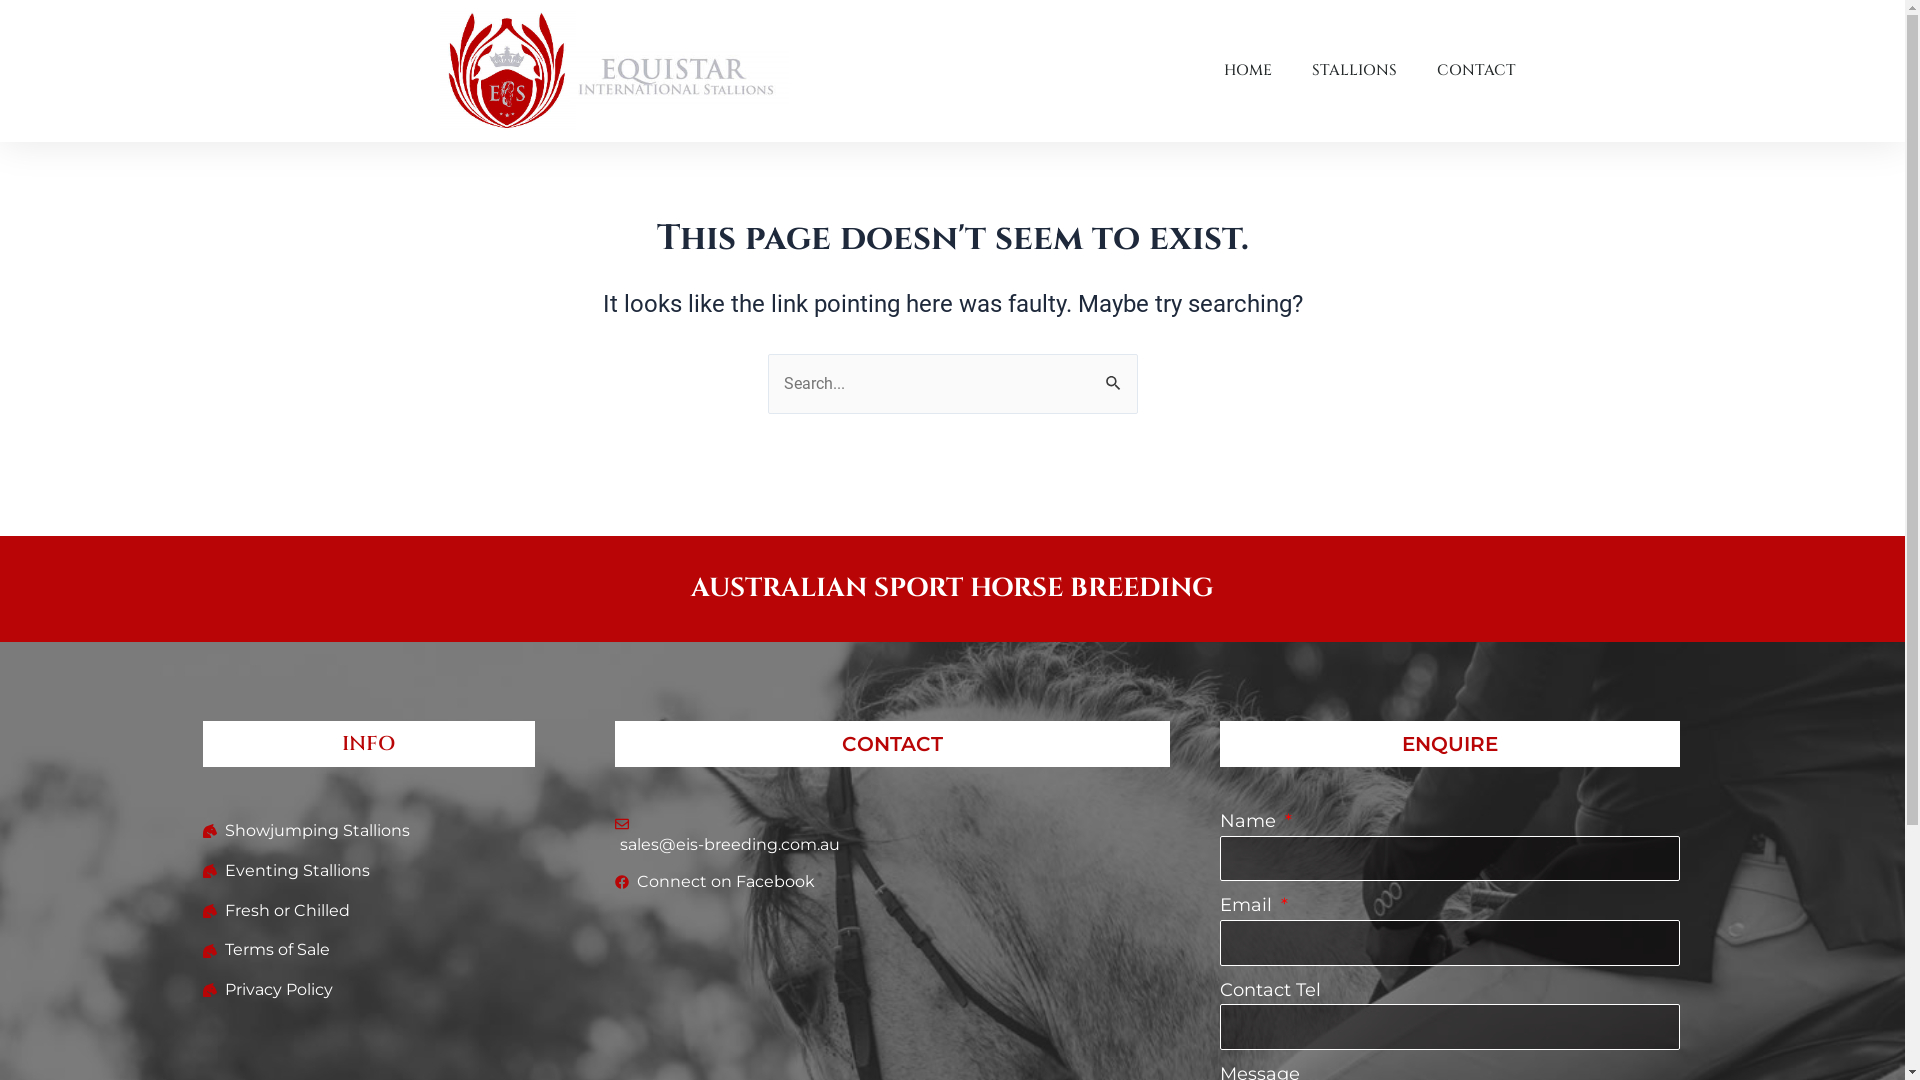 This screenshot has width=1920, height=1080. What do you see at coordinates (1113, 374) in the screenshot?
I see `'Search'` at bounding box center [1113, 374].